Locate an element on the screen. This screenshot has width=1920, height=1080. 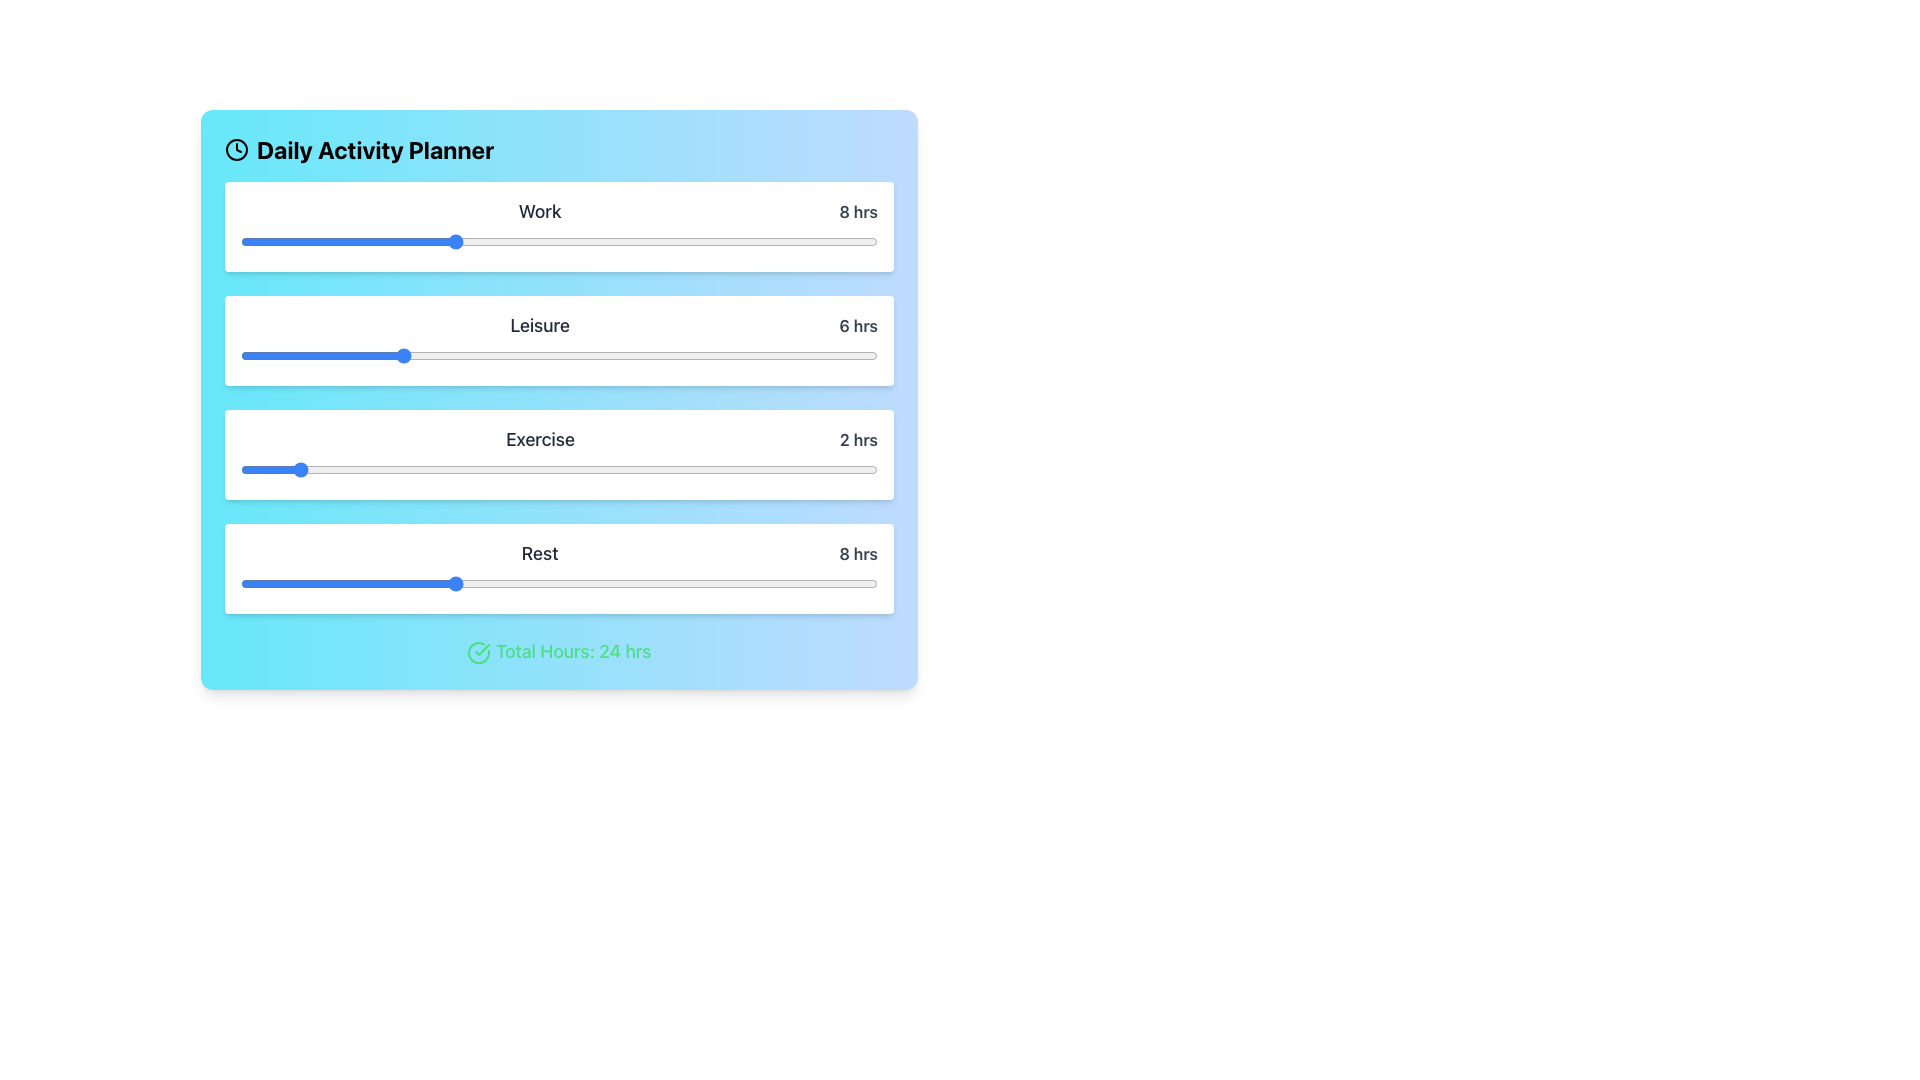
the 'Rest' text label in the Daily Activity Planner, located in the fourth row of the activity list, to provide context for the adjacent slider and '8 hrs' indicator is located at coordinates (540, 554).